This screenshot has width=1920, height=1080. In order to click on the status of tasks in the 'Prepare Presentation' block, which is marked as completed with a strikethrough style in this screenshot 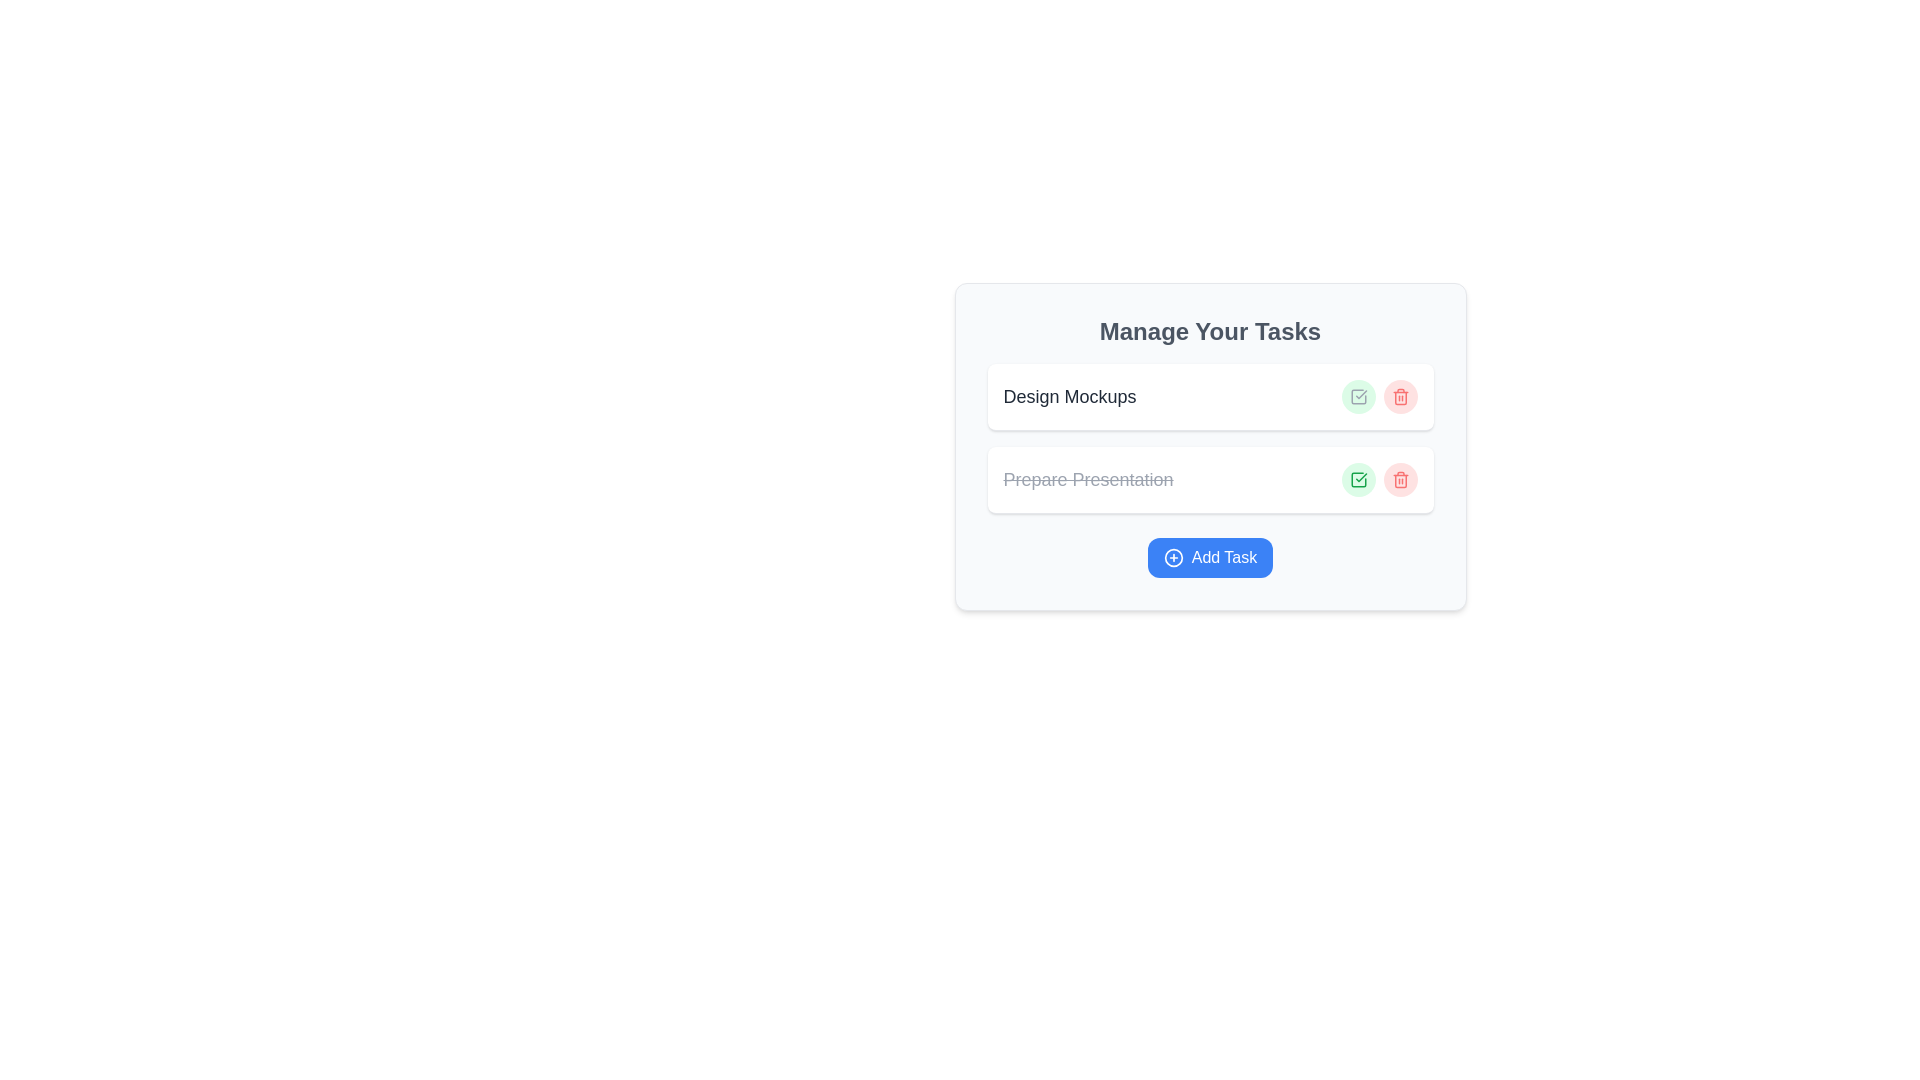, I will do `click(1209, 438)`.